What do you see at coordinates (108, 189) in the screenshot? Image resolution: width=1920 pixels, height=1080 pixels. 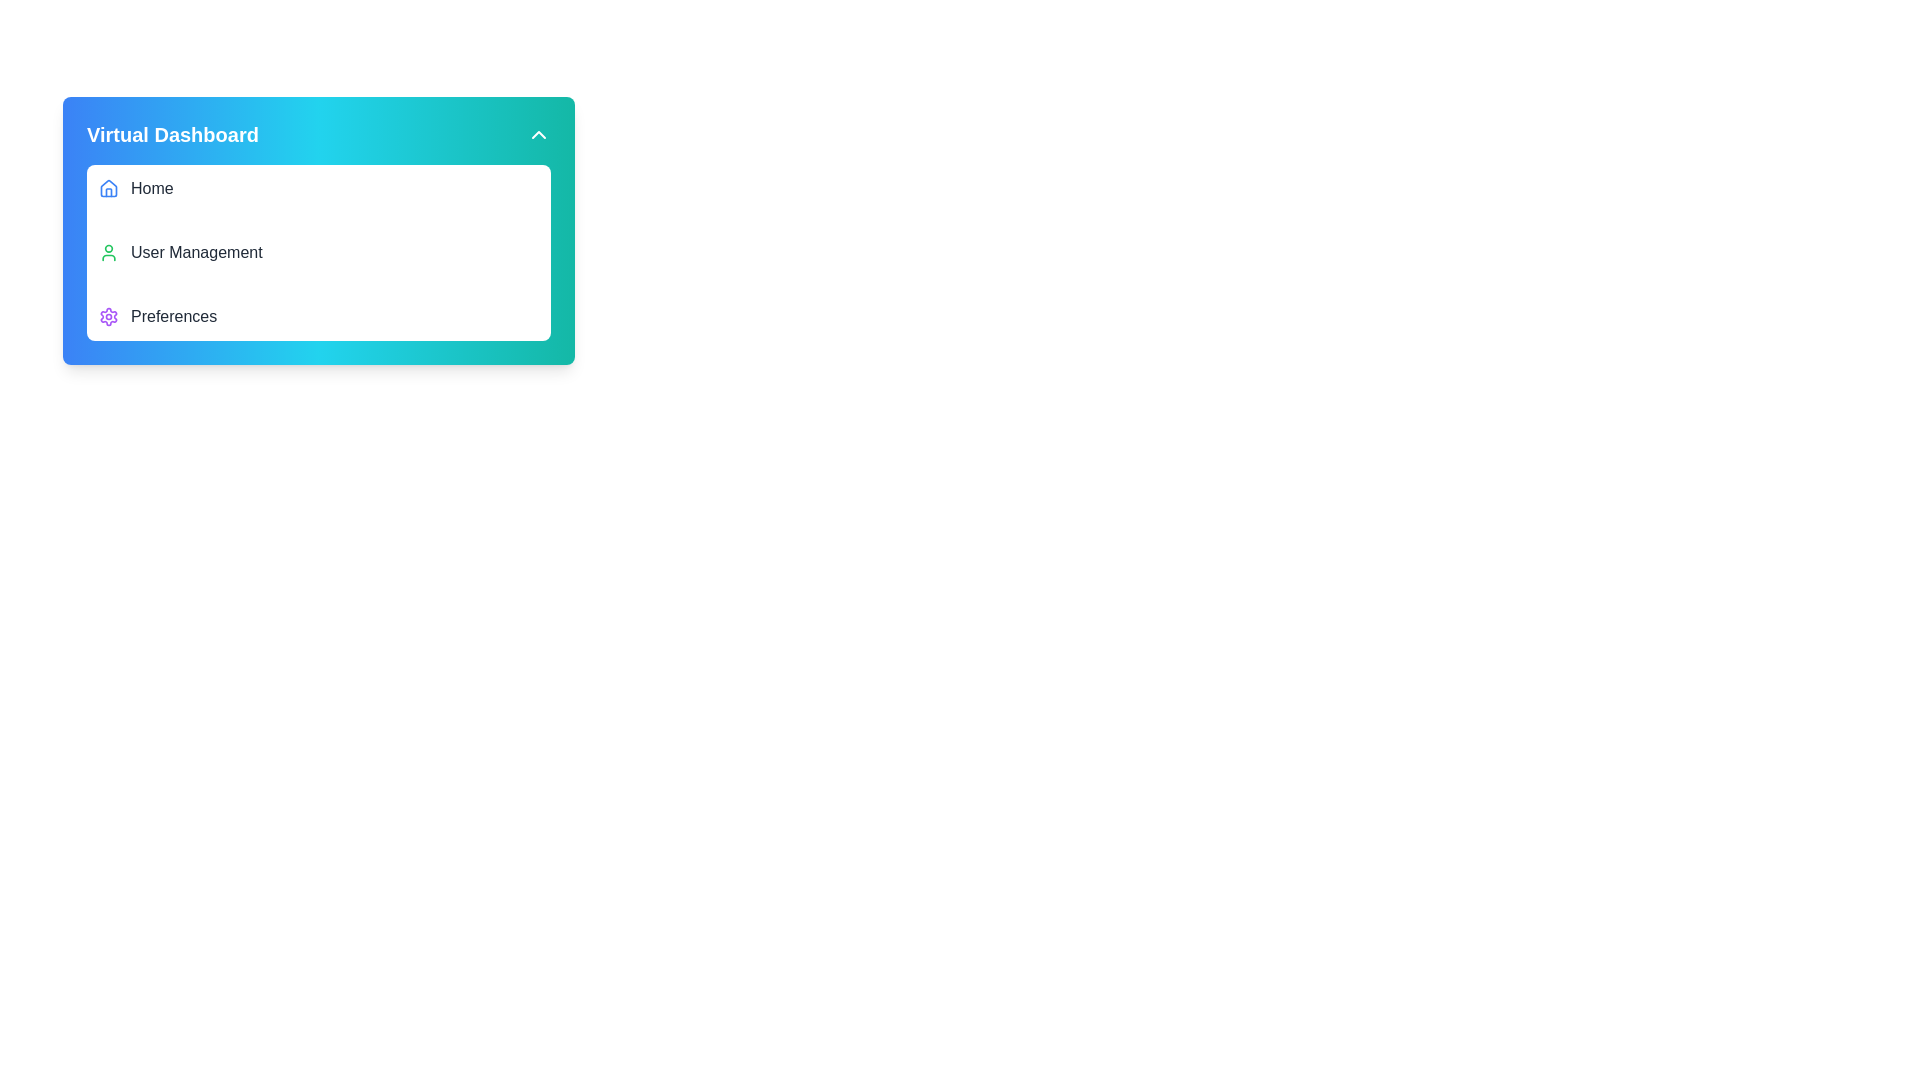 I see `the blue house icon located at the leftmost position of the 'Home' menu item to associate it with the menu item 'Home'` at bounding box center [108, 189].